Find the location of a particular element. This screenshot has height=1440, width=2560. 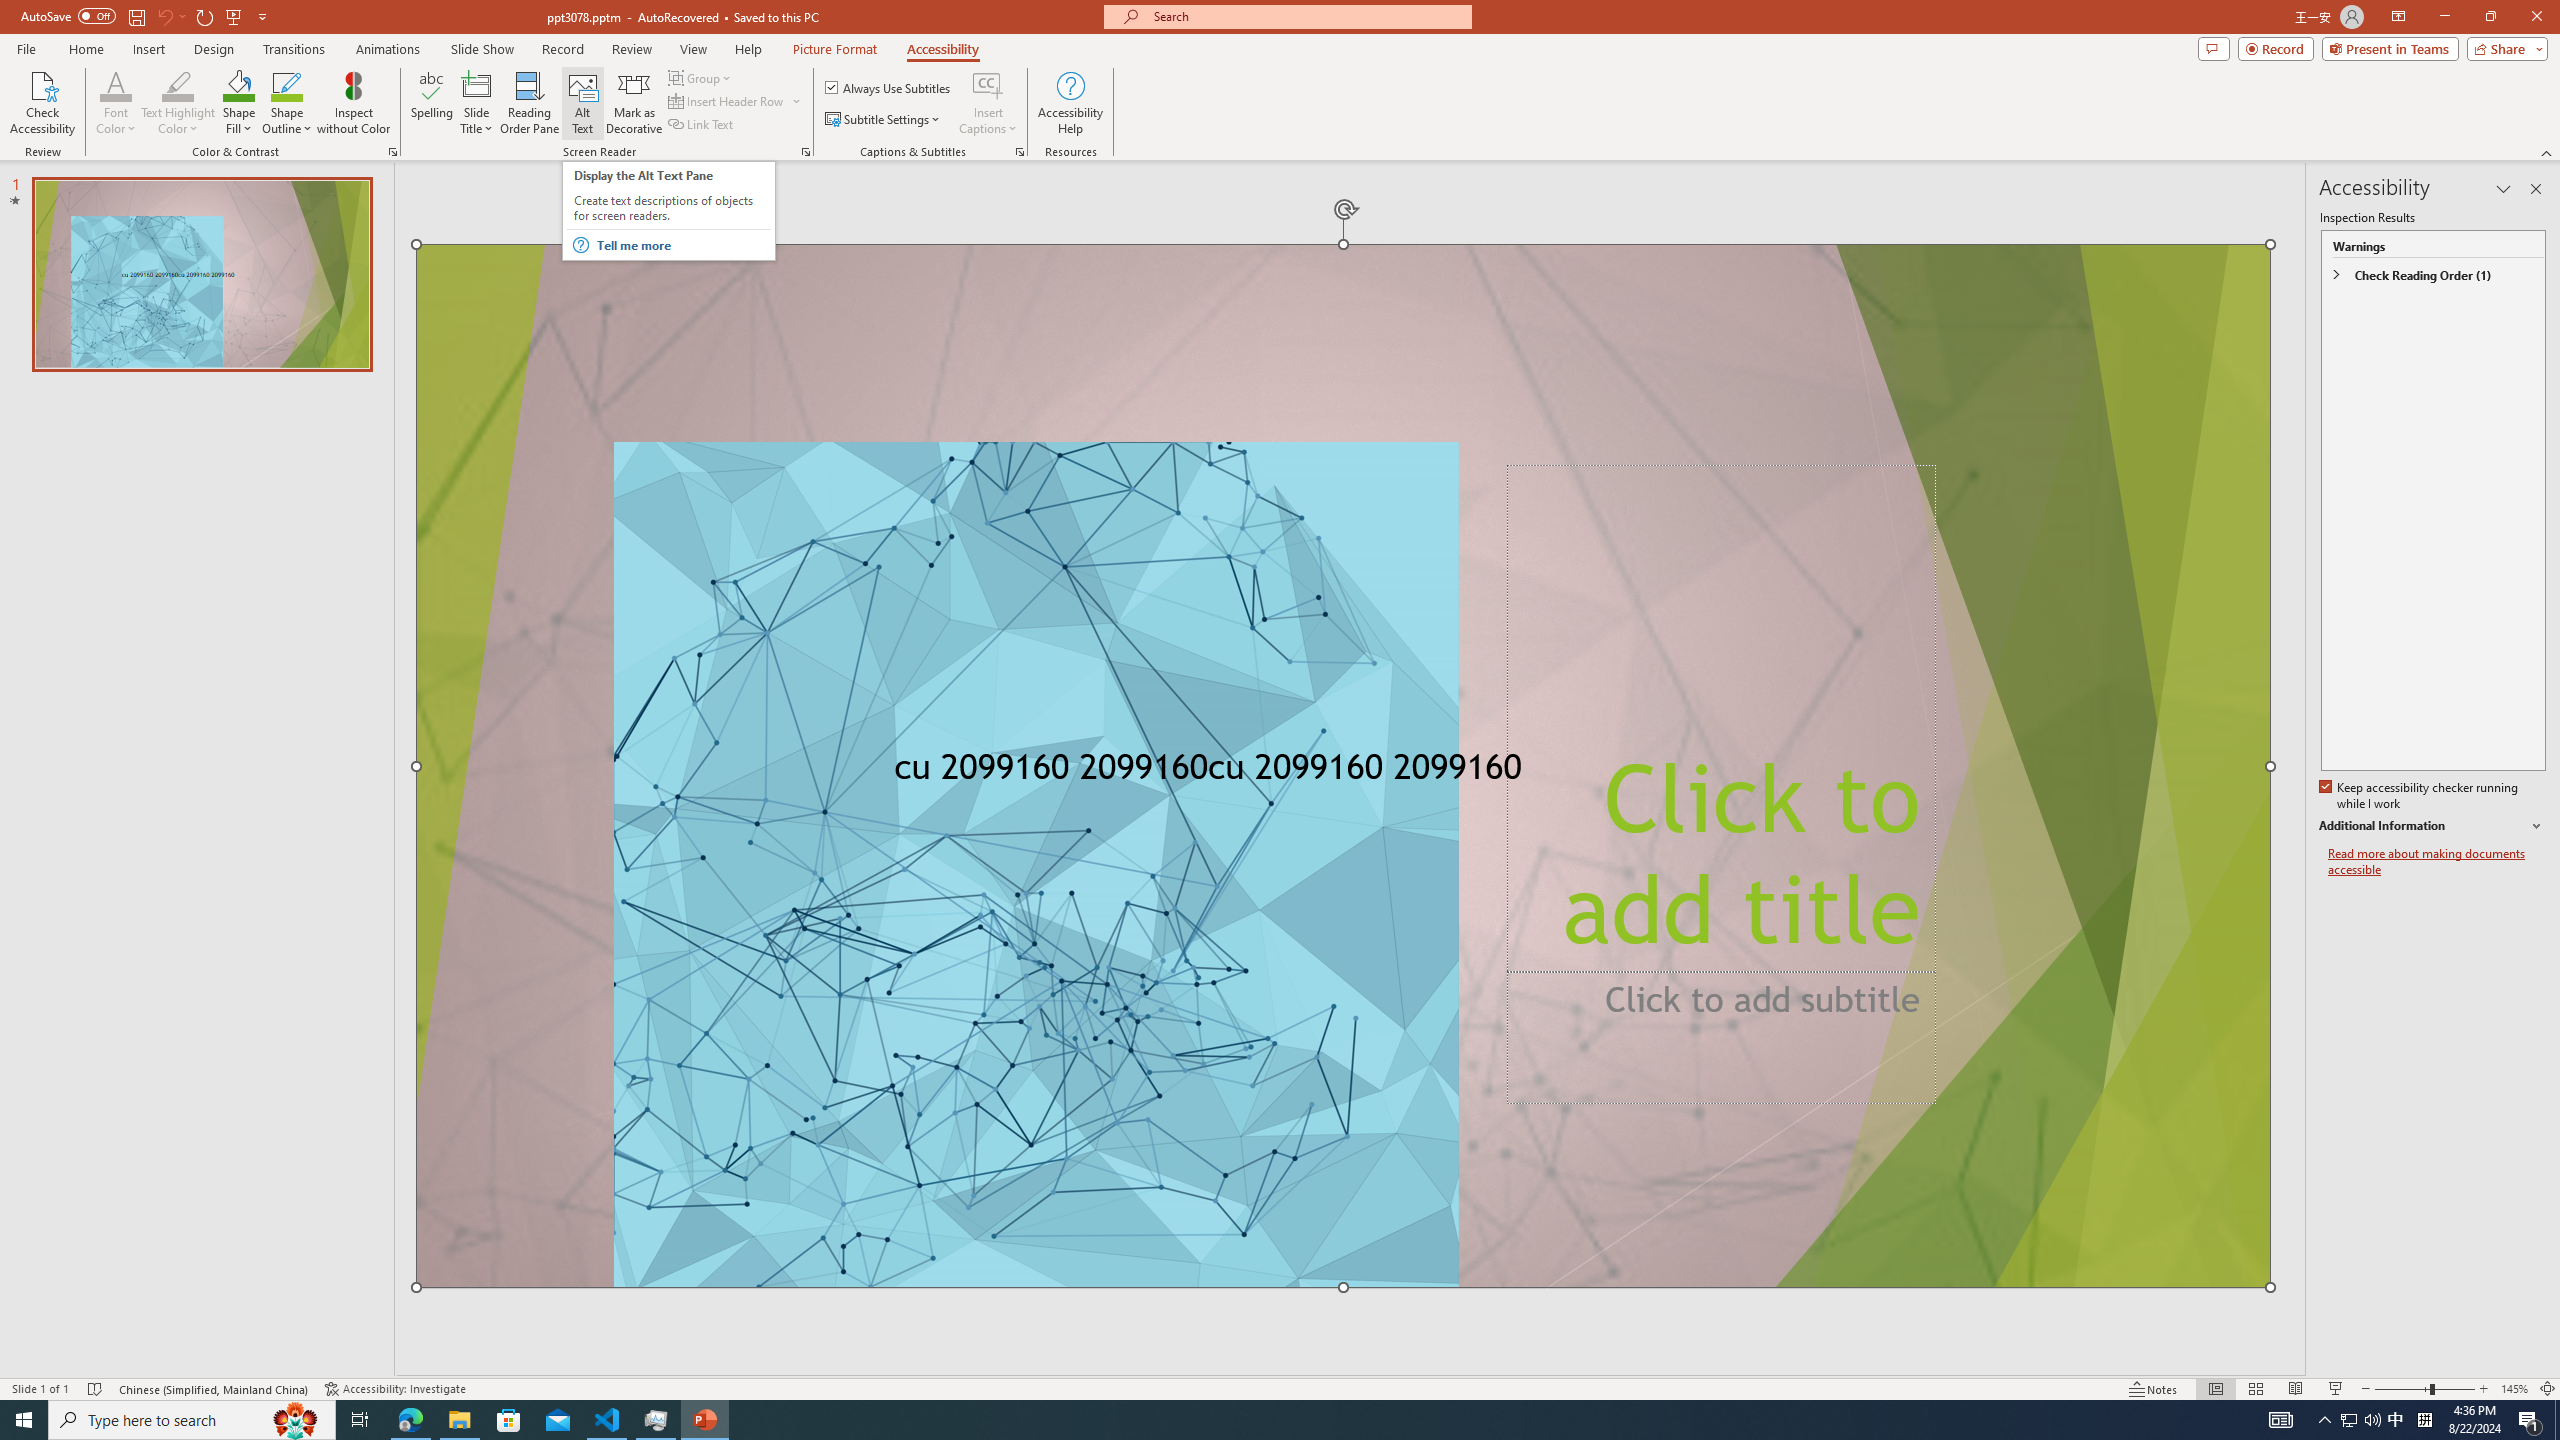

'Subtitle Settings' is located at coordinates (884, 118).